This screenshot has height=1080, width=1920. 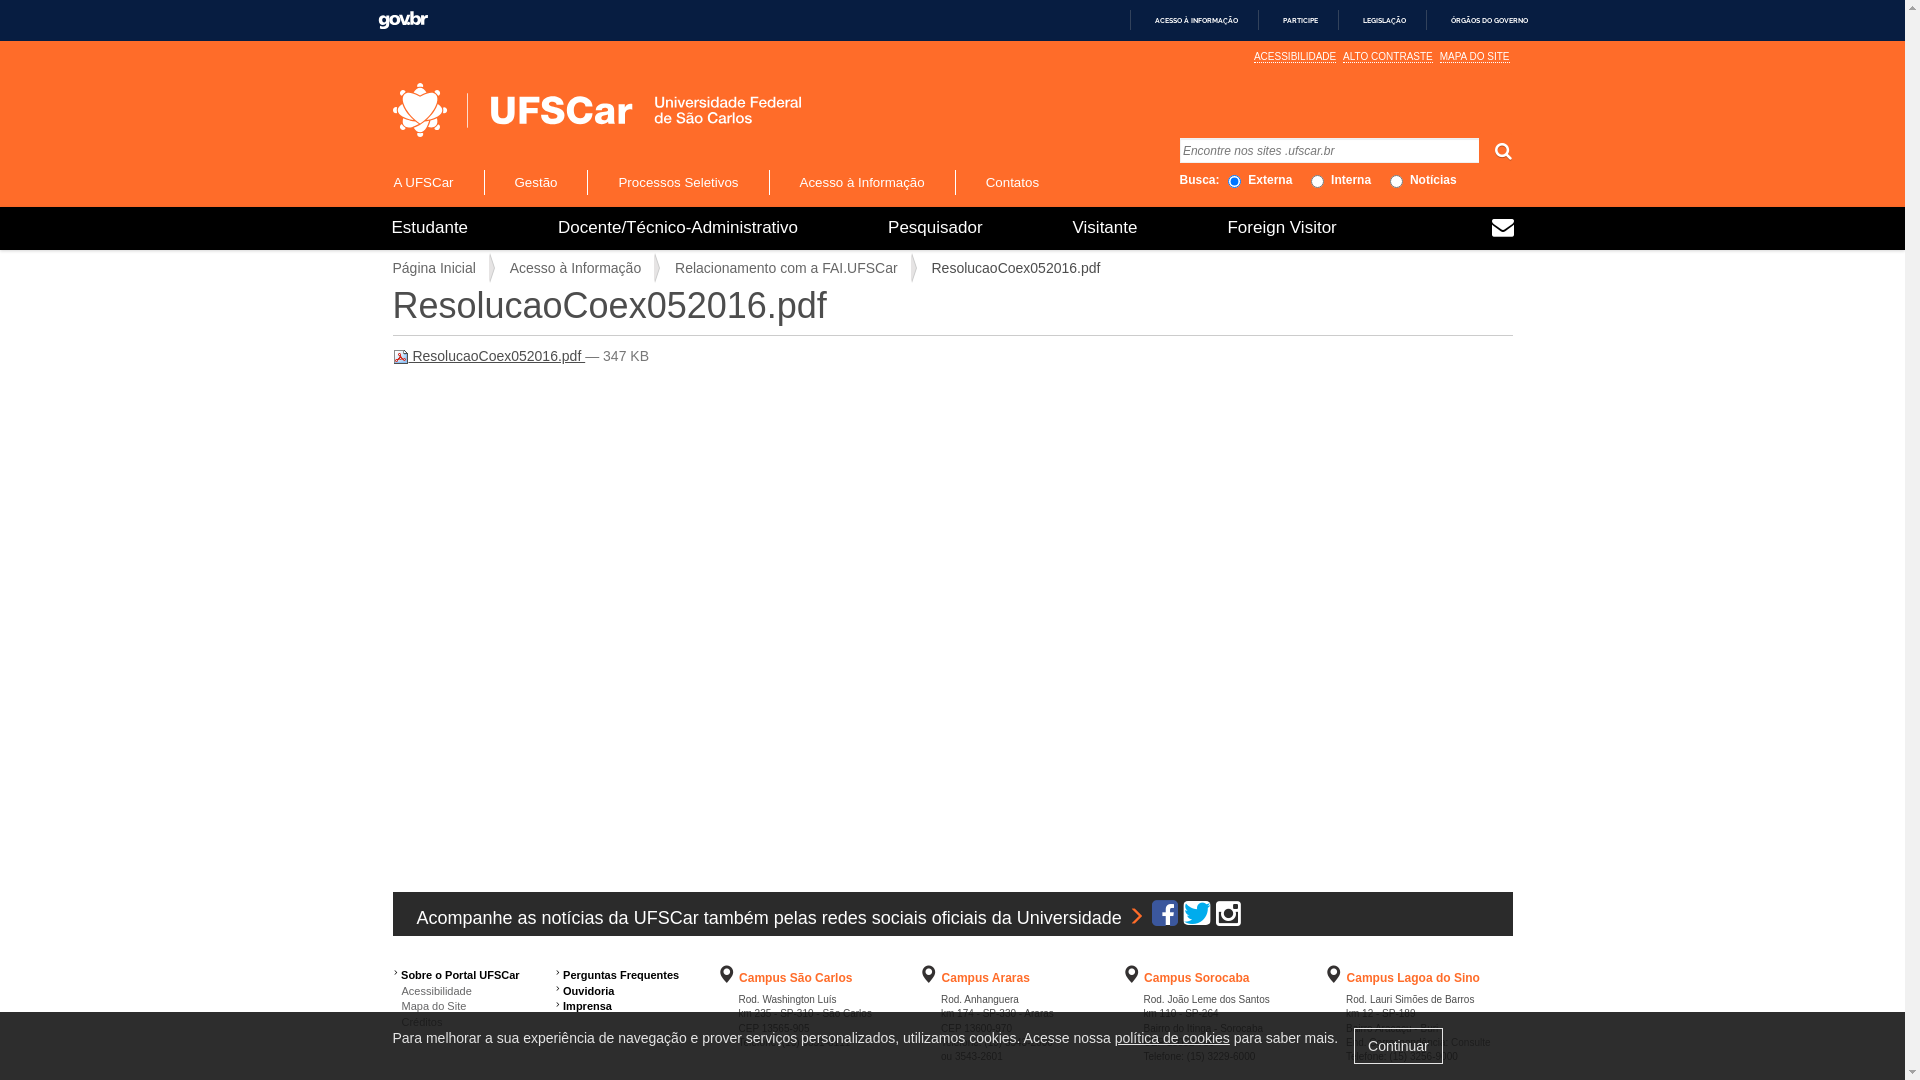 I want to click on 'Estudante', so click(x=345, y=226).